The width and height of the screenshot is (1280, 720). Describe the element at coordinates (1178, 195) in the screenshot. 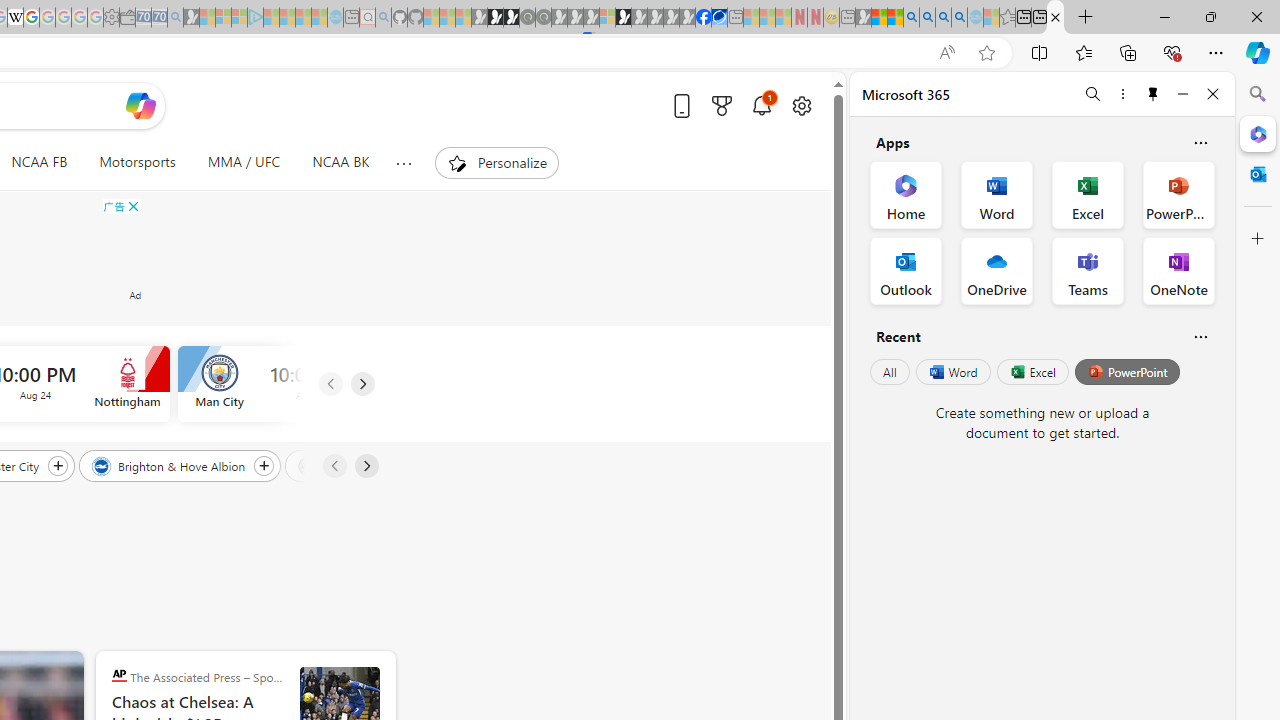

I see `'PowerPoint Office App'` at that location.